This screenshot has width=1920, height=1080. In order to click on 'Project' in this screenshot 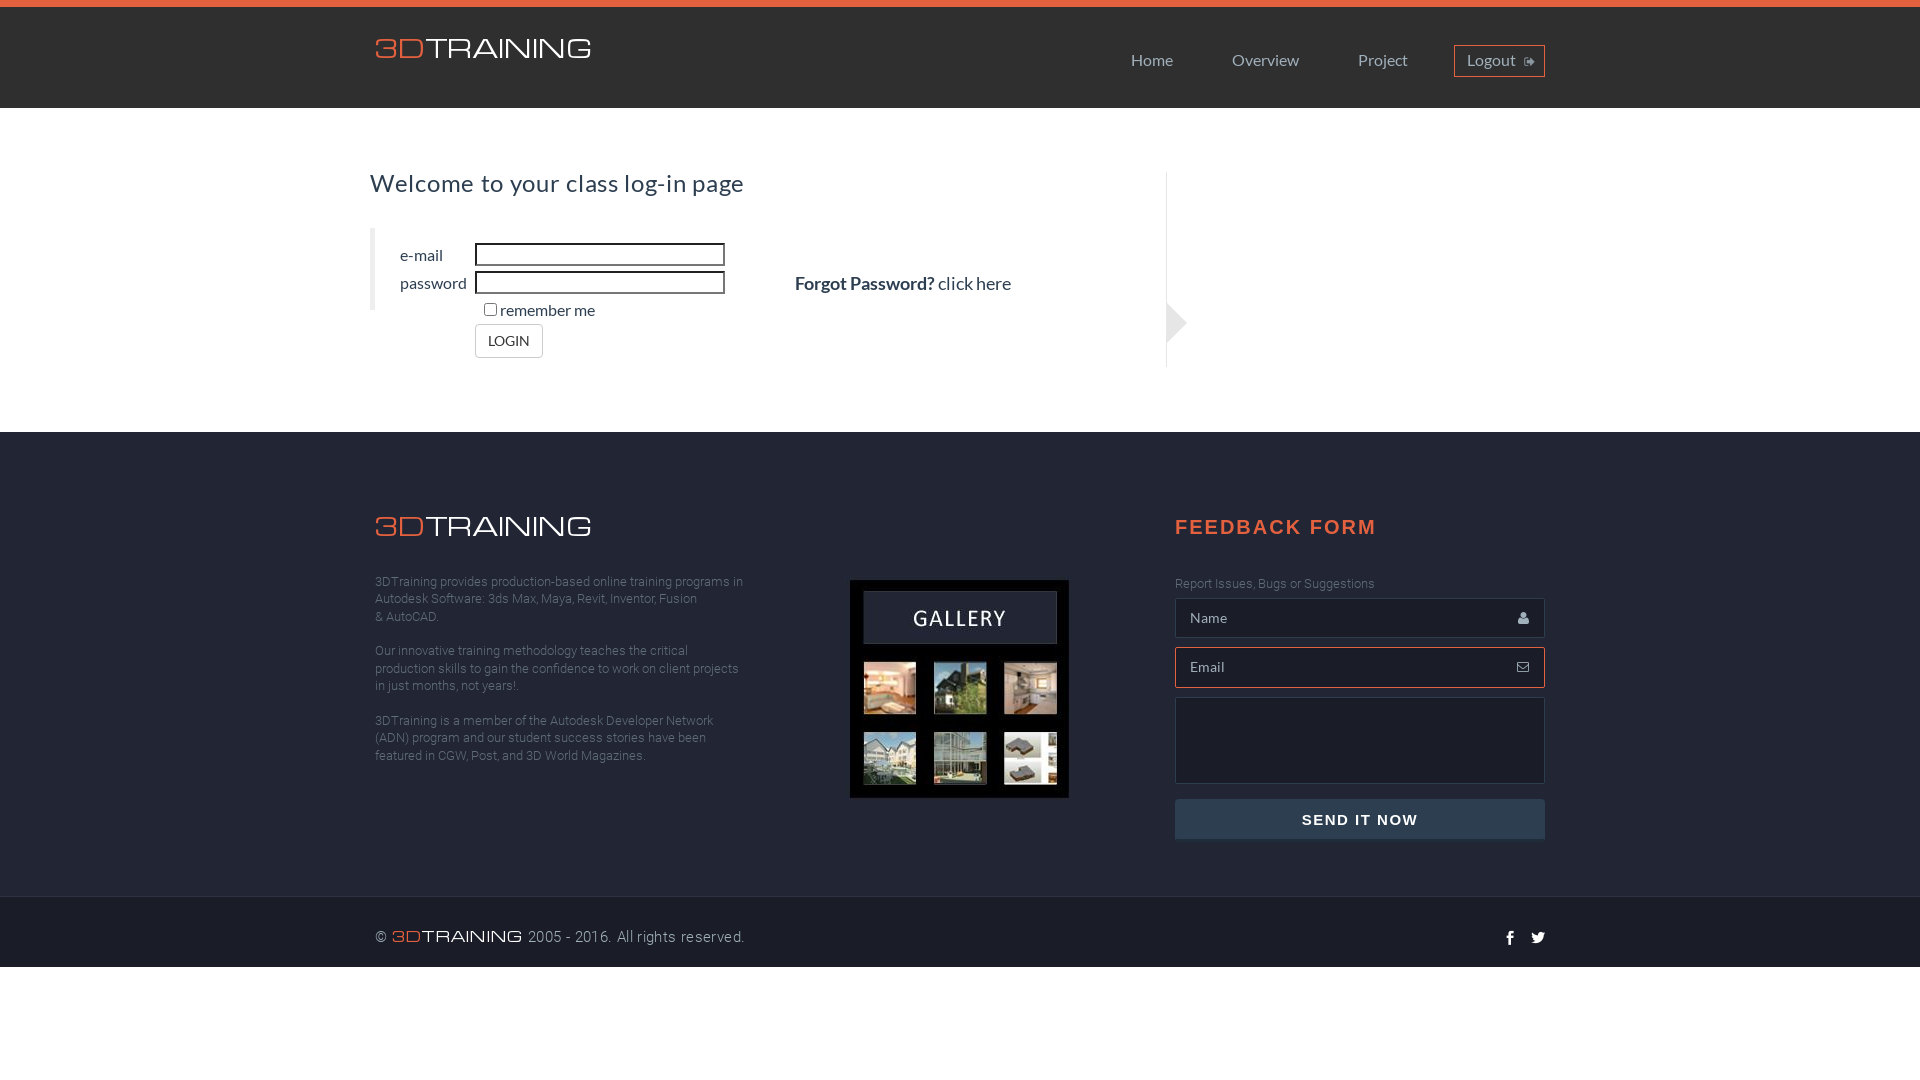, I will do `click(1381, 60)`.